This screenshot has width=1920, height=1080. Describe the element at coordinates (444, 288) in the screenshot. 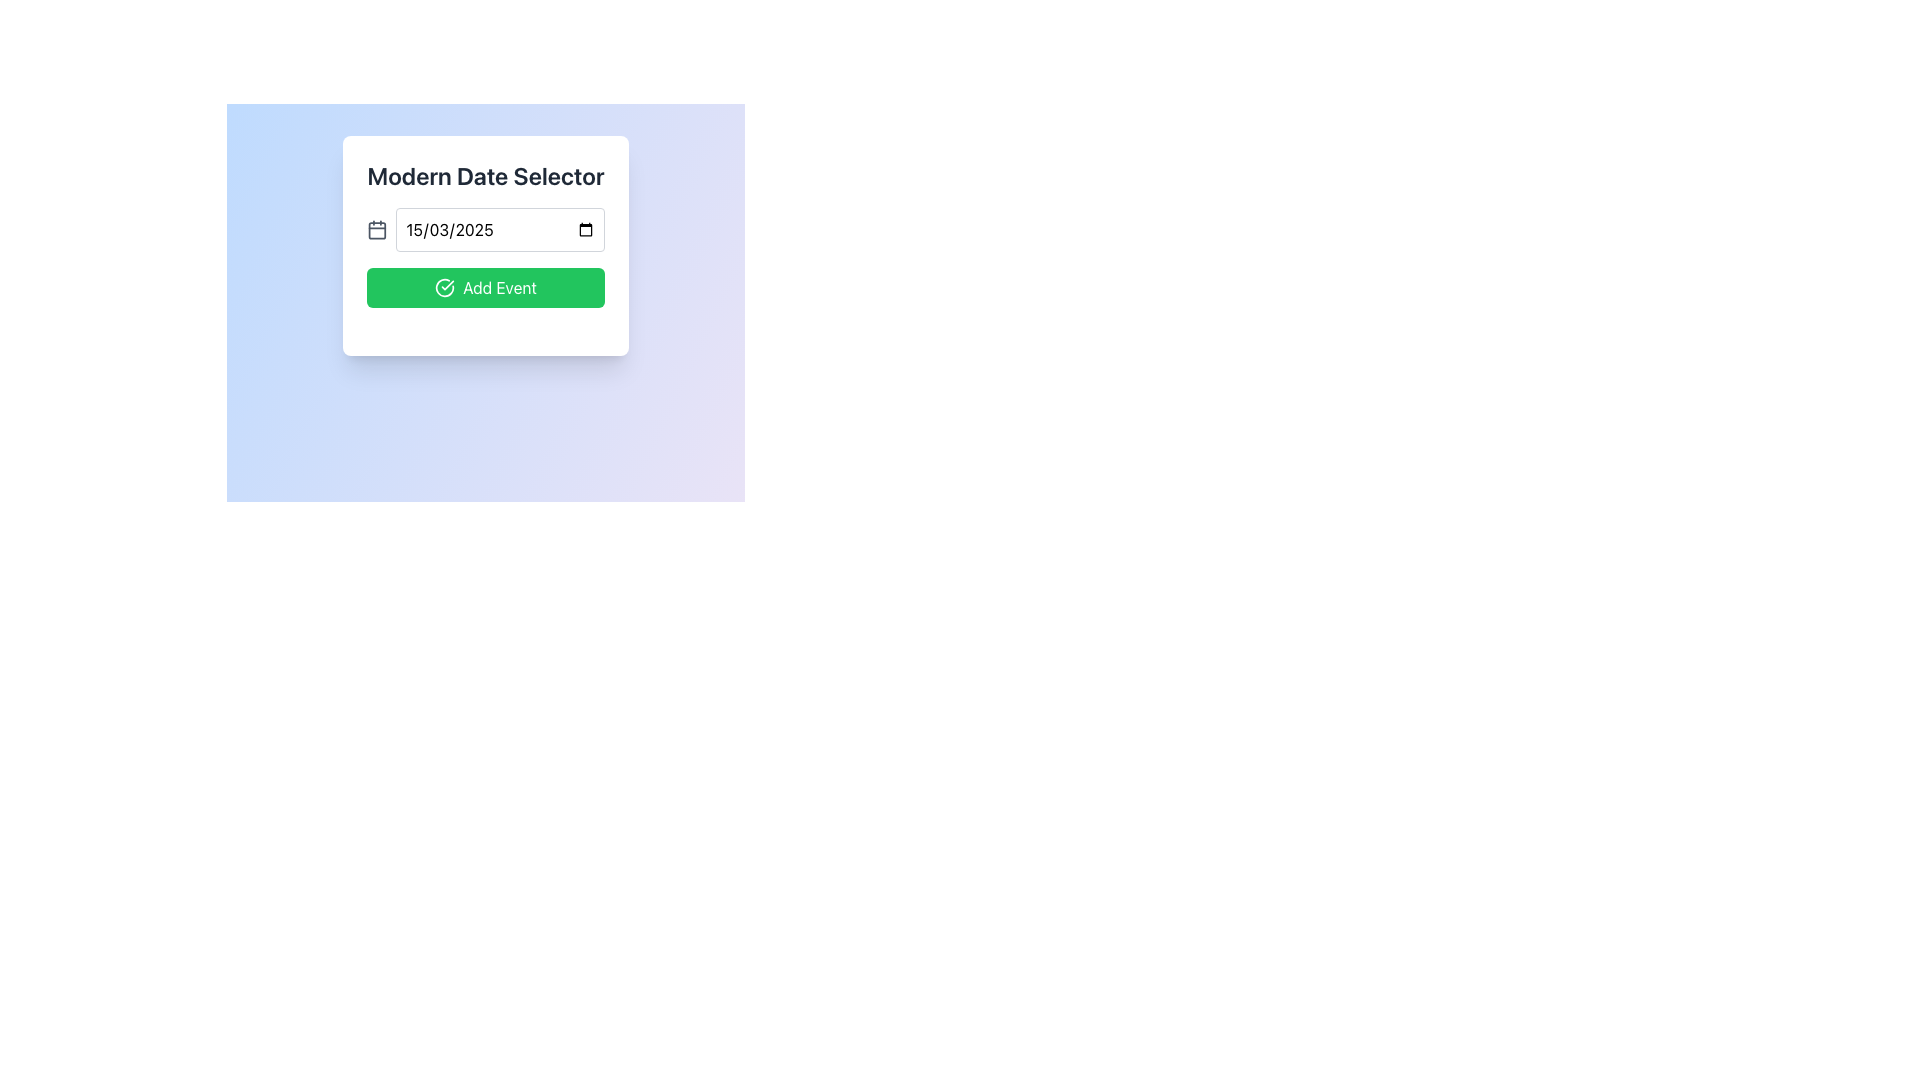

I see `the circular icon with a checkmark located inside the green button labeled 'Add Event' at the bottom center of the card` at that location.